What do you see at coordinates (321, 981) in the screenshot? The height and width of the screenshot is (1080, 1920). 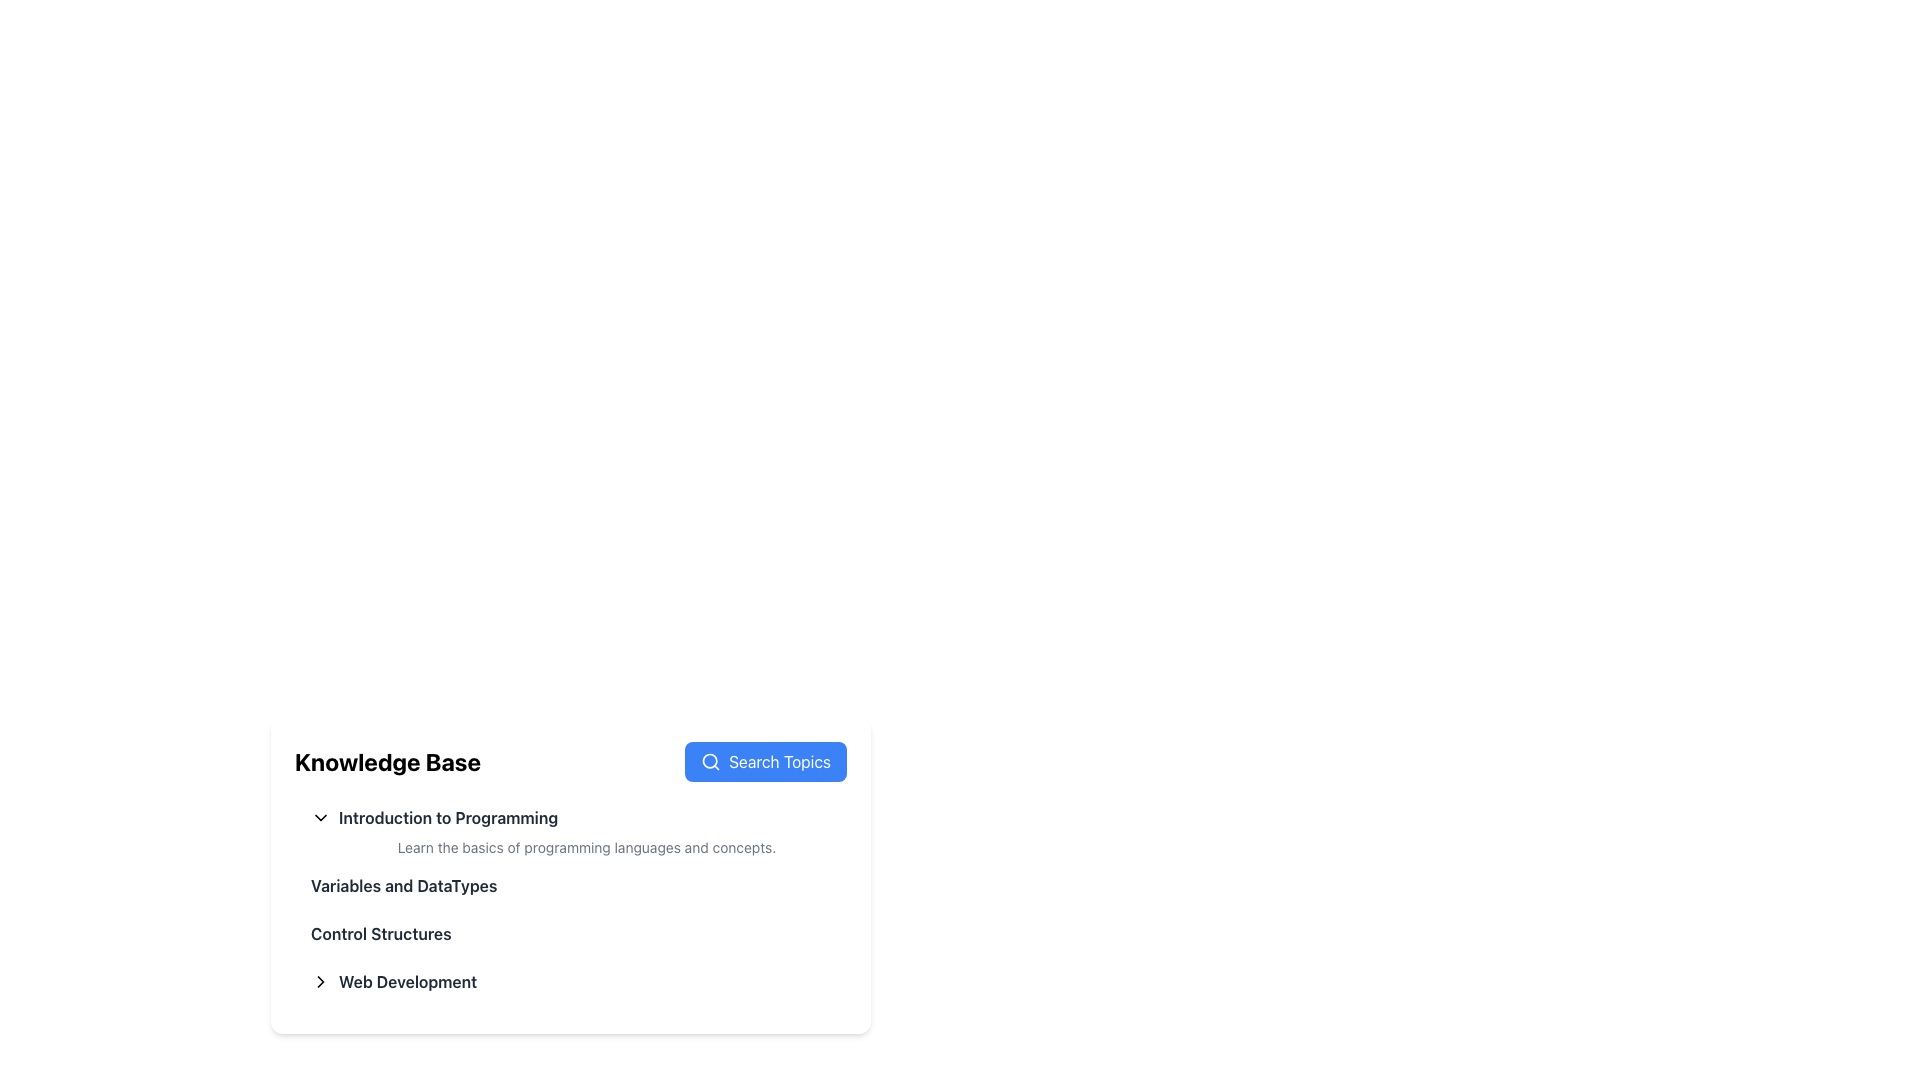 I see `the right-arrow icon next to 'Control Structures' in the 'Knowledge Base' section` at bounding box center [321, 981].